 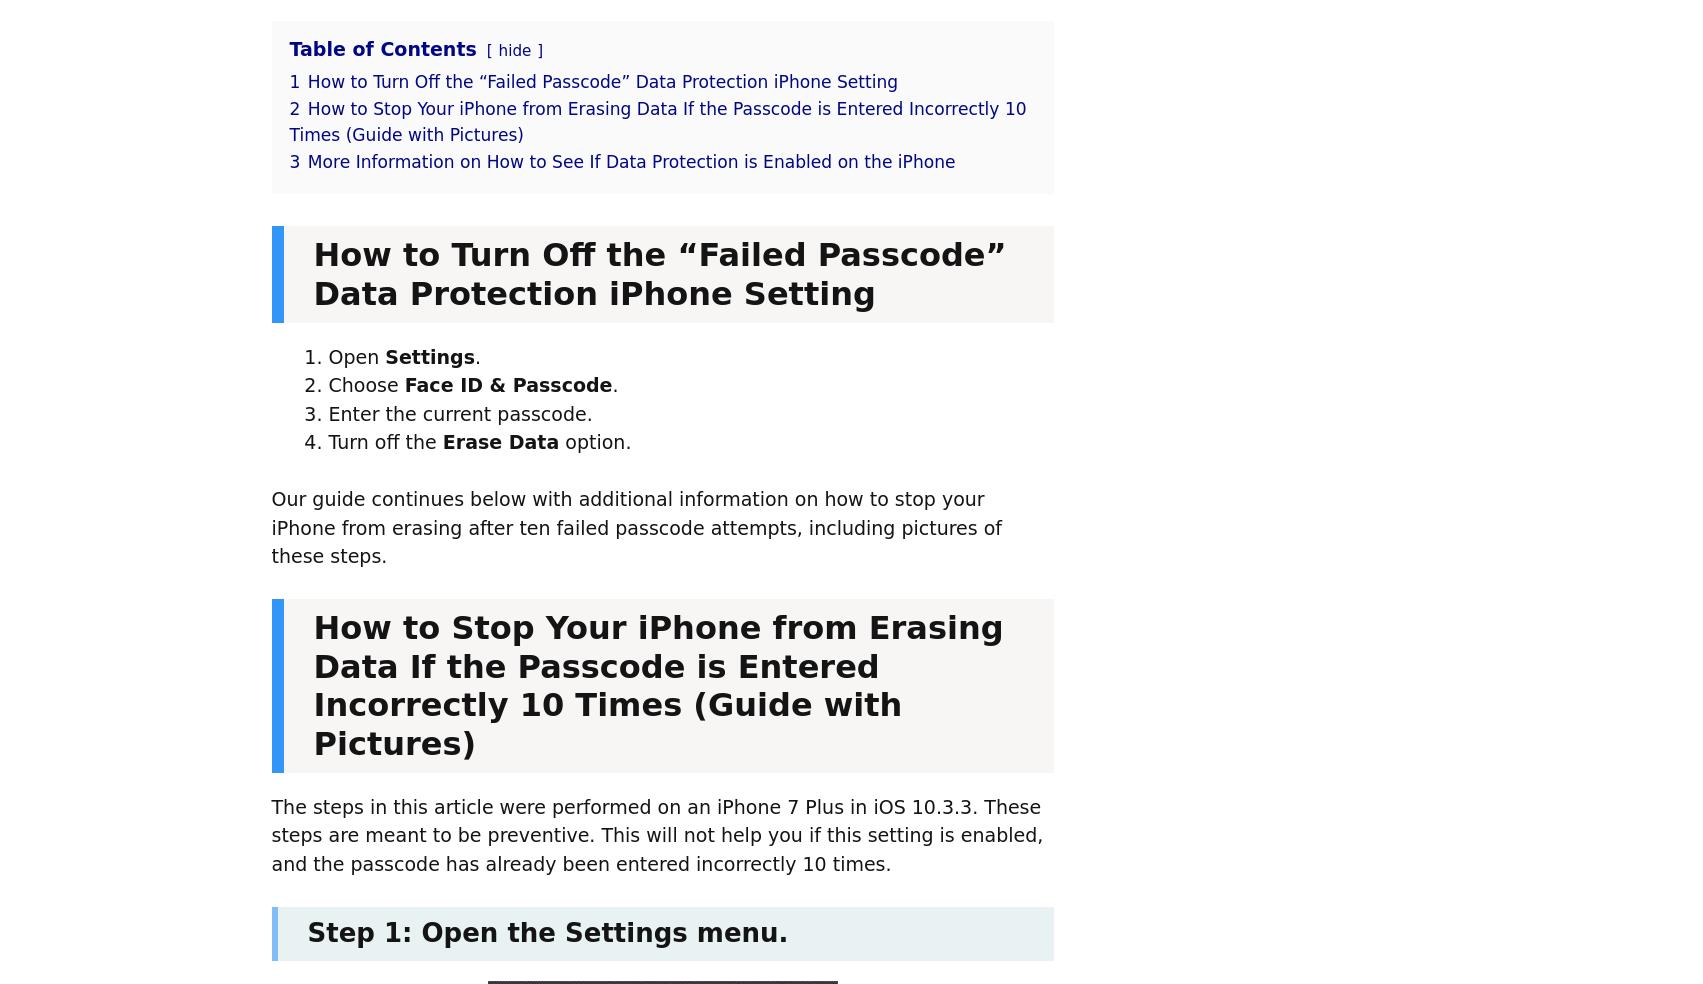 What do you see at coordinates (356, 355) in the screenshot?
I see `'Open'` at bounding box center [356, 355].